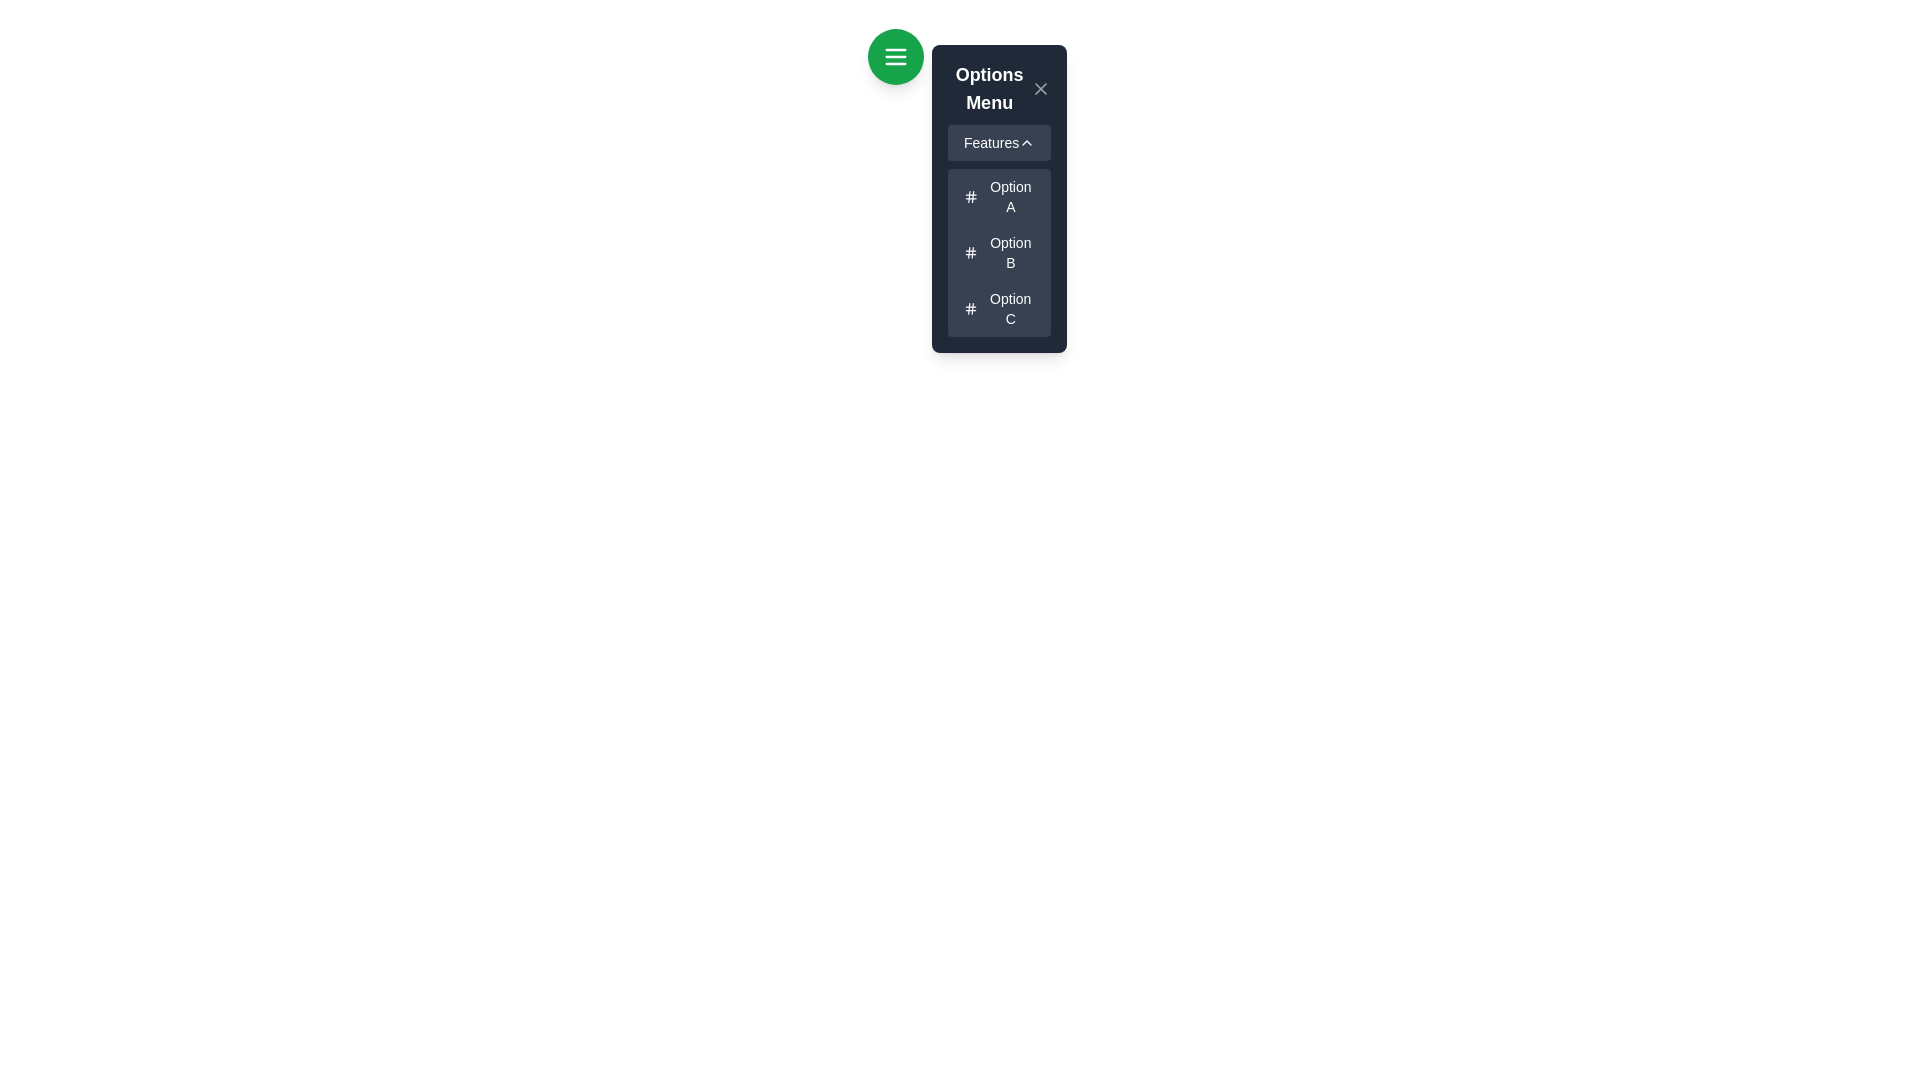 Image resolution: width=1920 pixels, height=1080 pixels. Describe the element at coordinates (999, 196) in the screenshot. I see `the first menu option labeled 'Option A'` at that location.